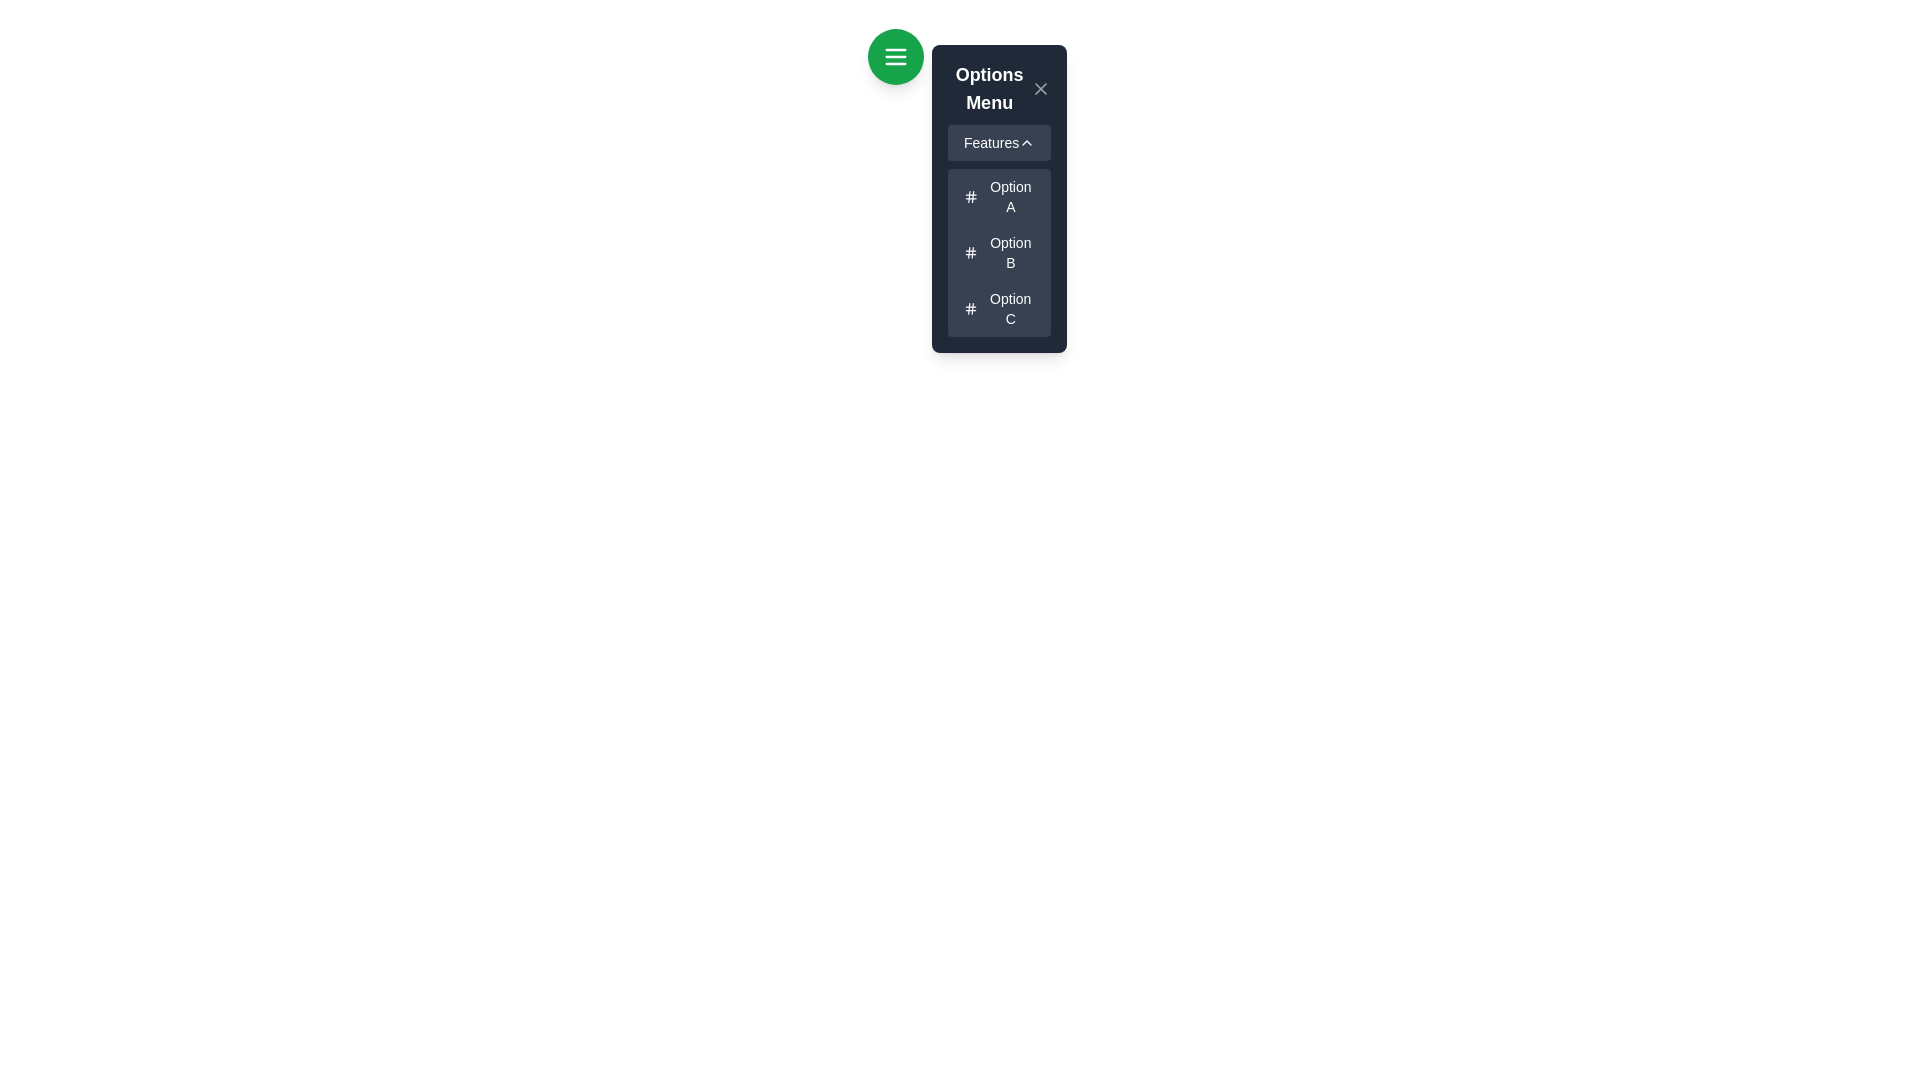 Image resolution: width=1920 pixels, height=1080 pixels. Describe the element at coordinates (999, 196) in the screenshot. I see `the first menu option labeled 'Option A'` at that location.